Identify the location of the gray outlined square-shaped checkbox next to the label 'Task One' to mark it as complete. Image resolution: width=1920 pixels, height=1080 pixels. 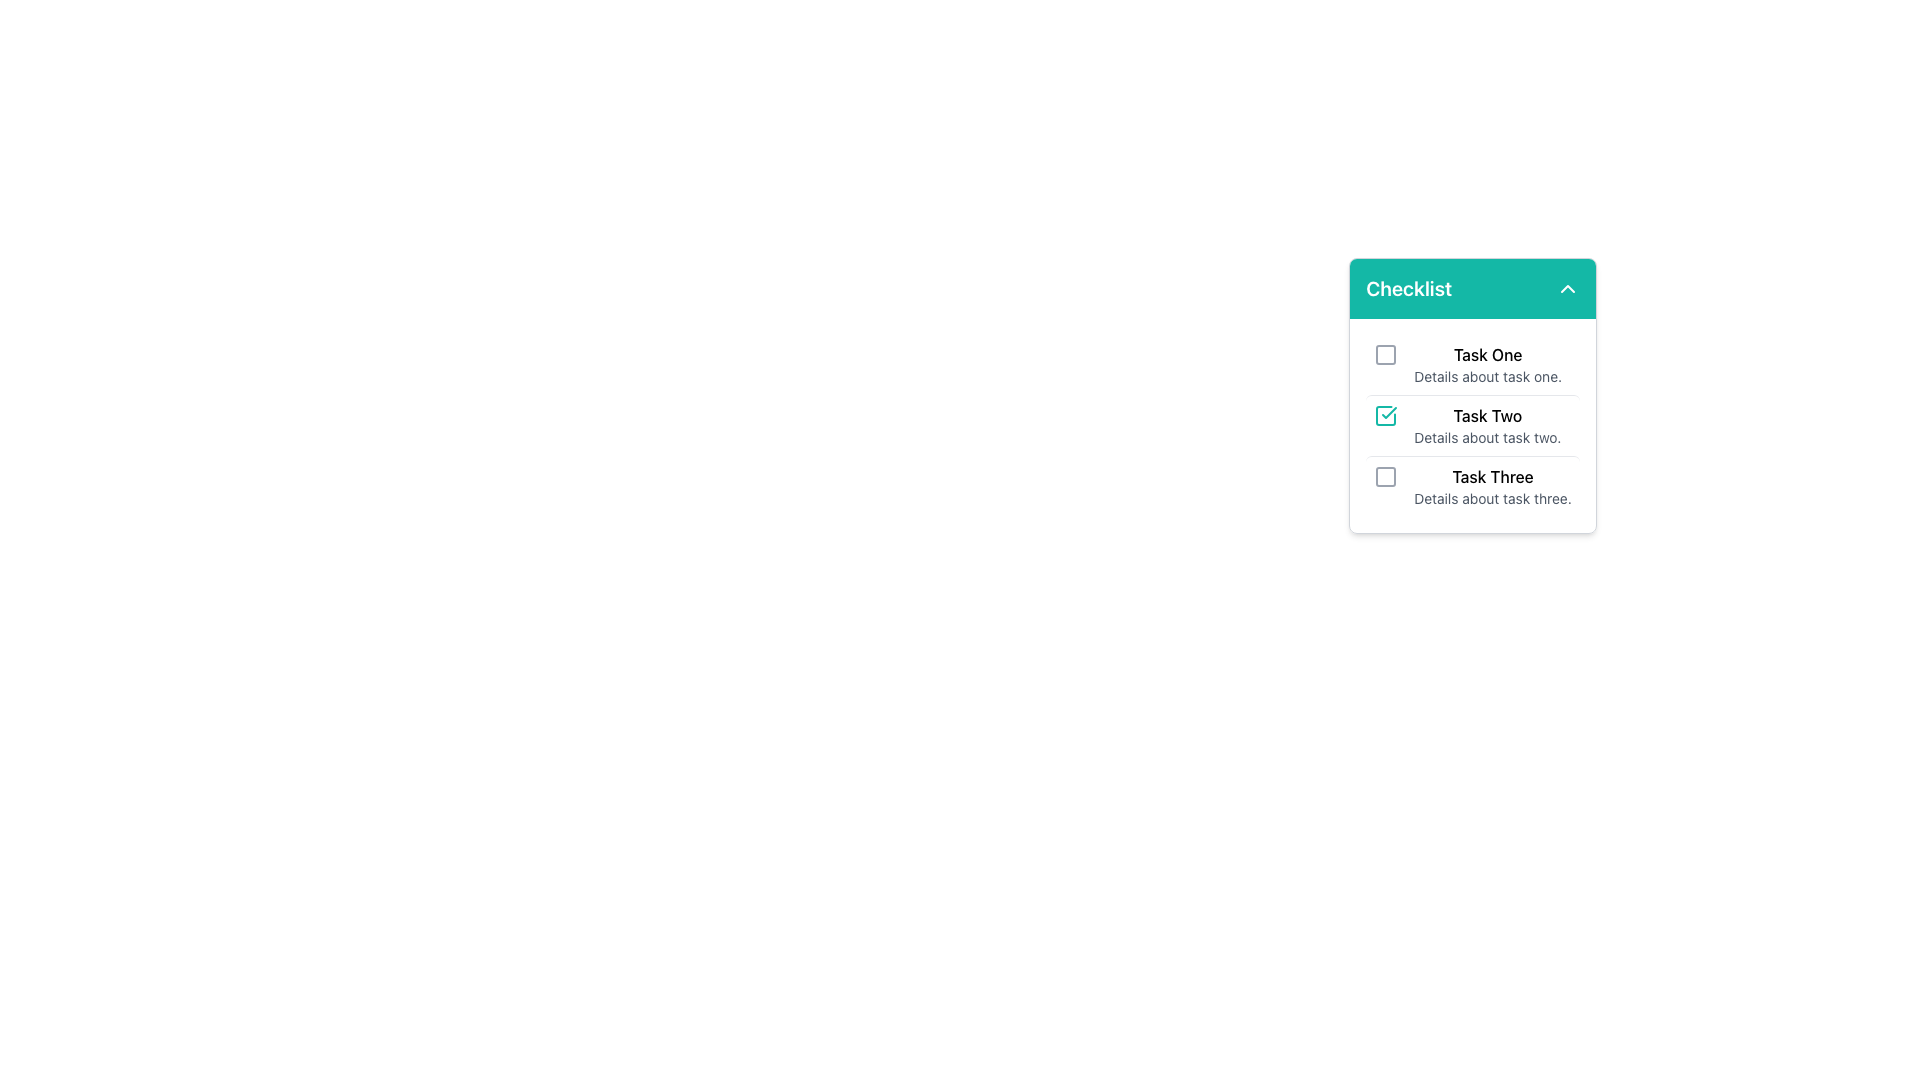
(1385, 353).